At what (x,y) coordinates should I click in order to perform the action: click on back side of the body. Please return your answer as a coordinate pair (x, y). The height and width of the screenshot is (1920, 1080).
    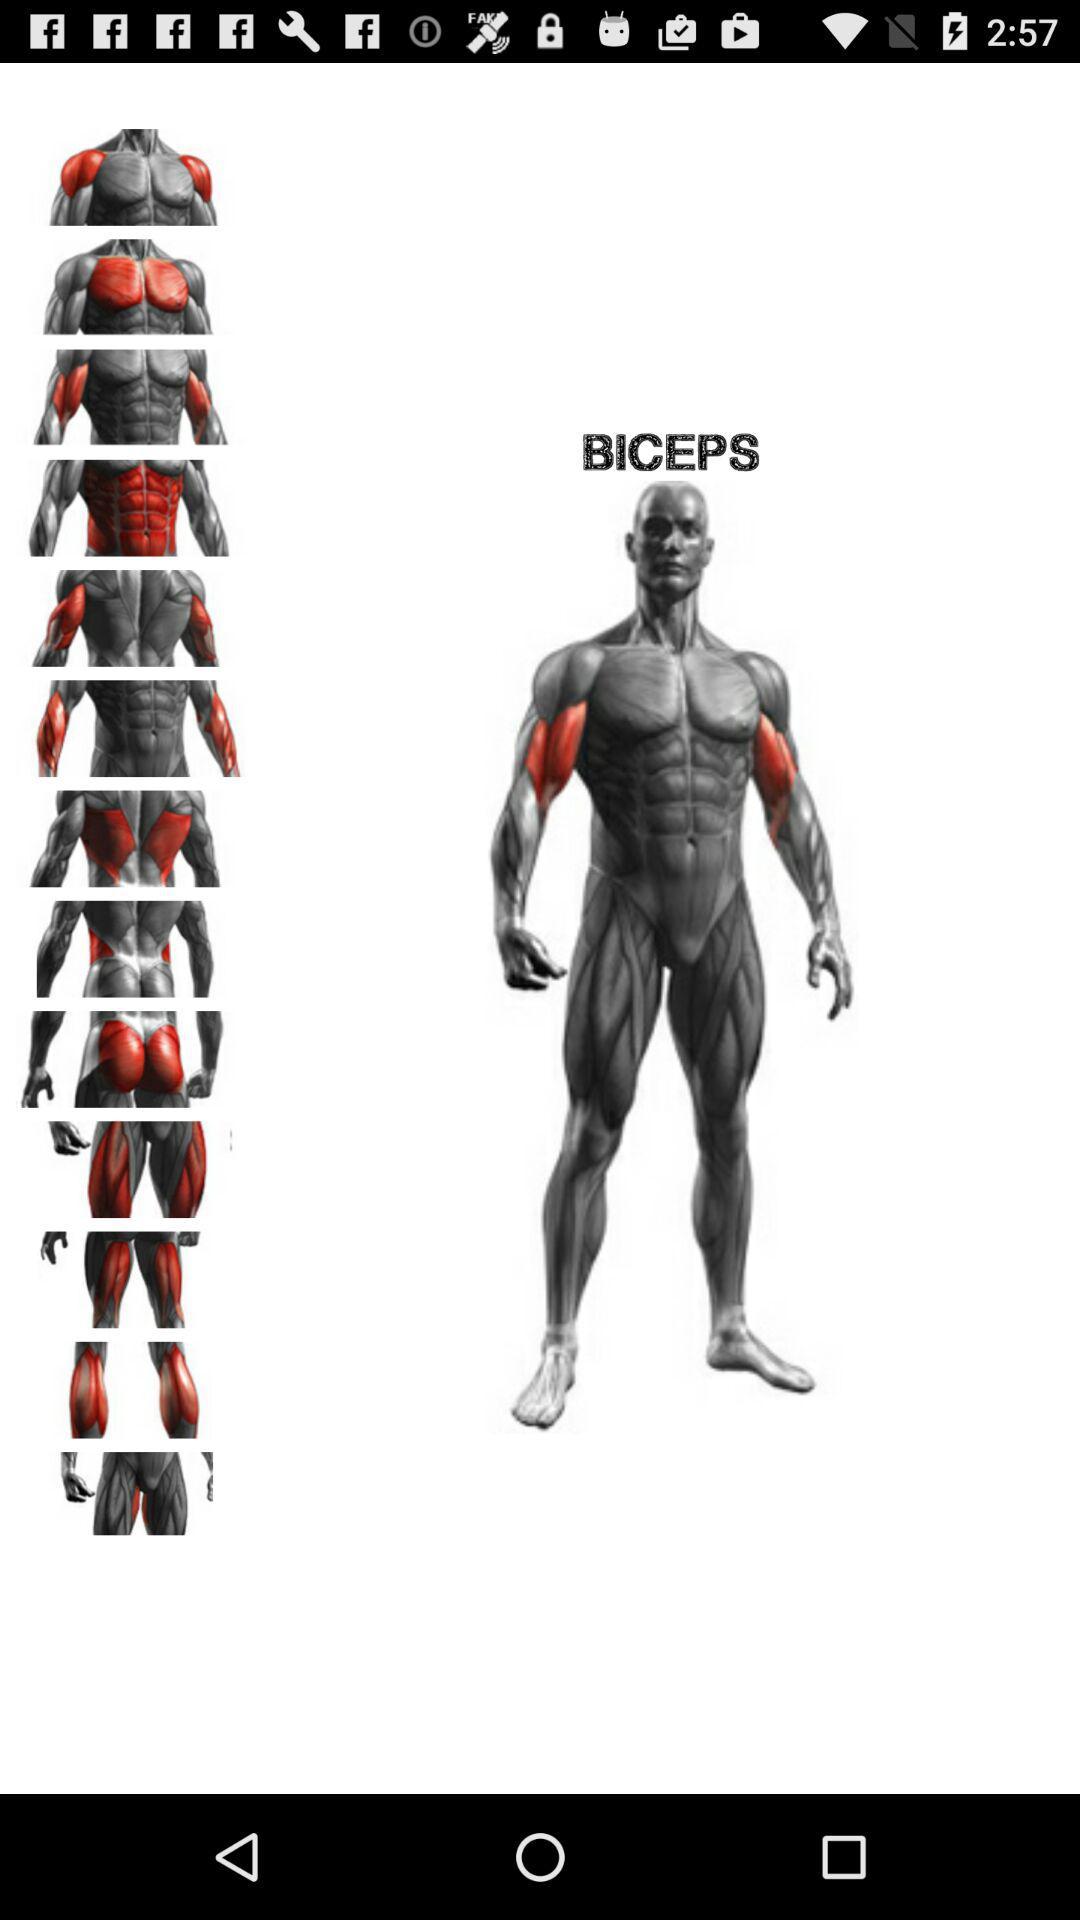
    Looking at the image, I should click on (131, 610).